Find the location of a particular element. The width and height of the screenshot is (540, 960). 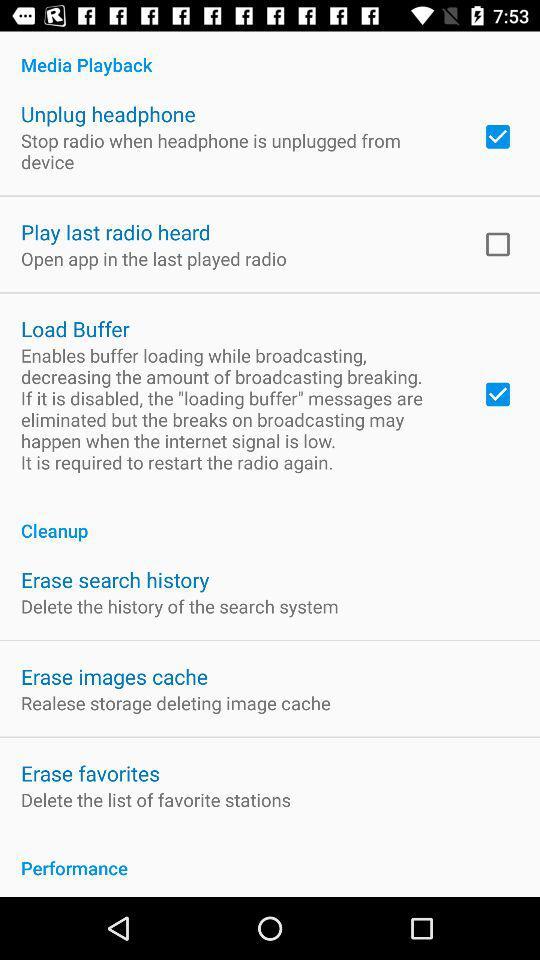

the app below the open app in is located at coordinates (74, 328).